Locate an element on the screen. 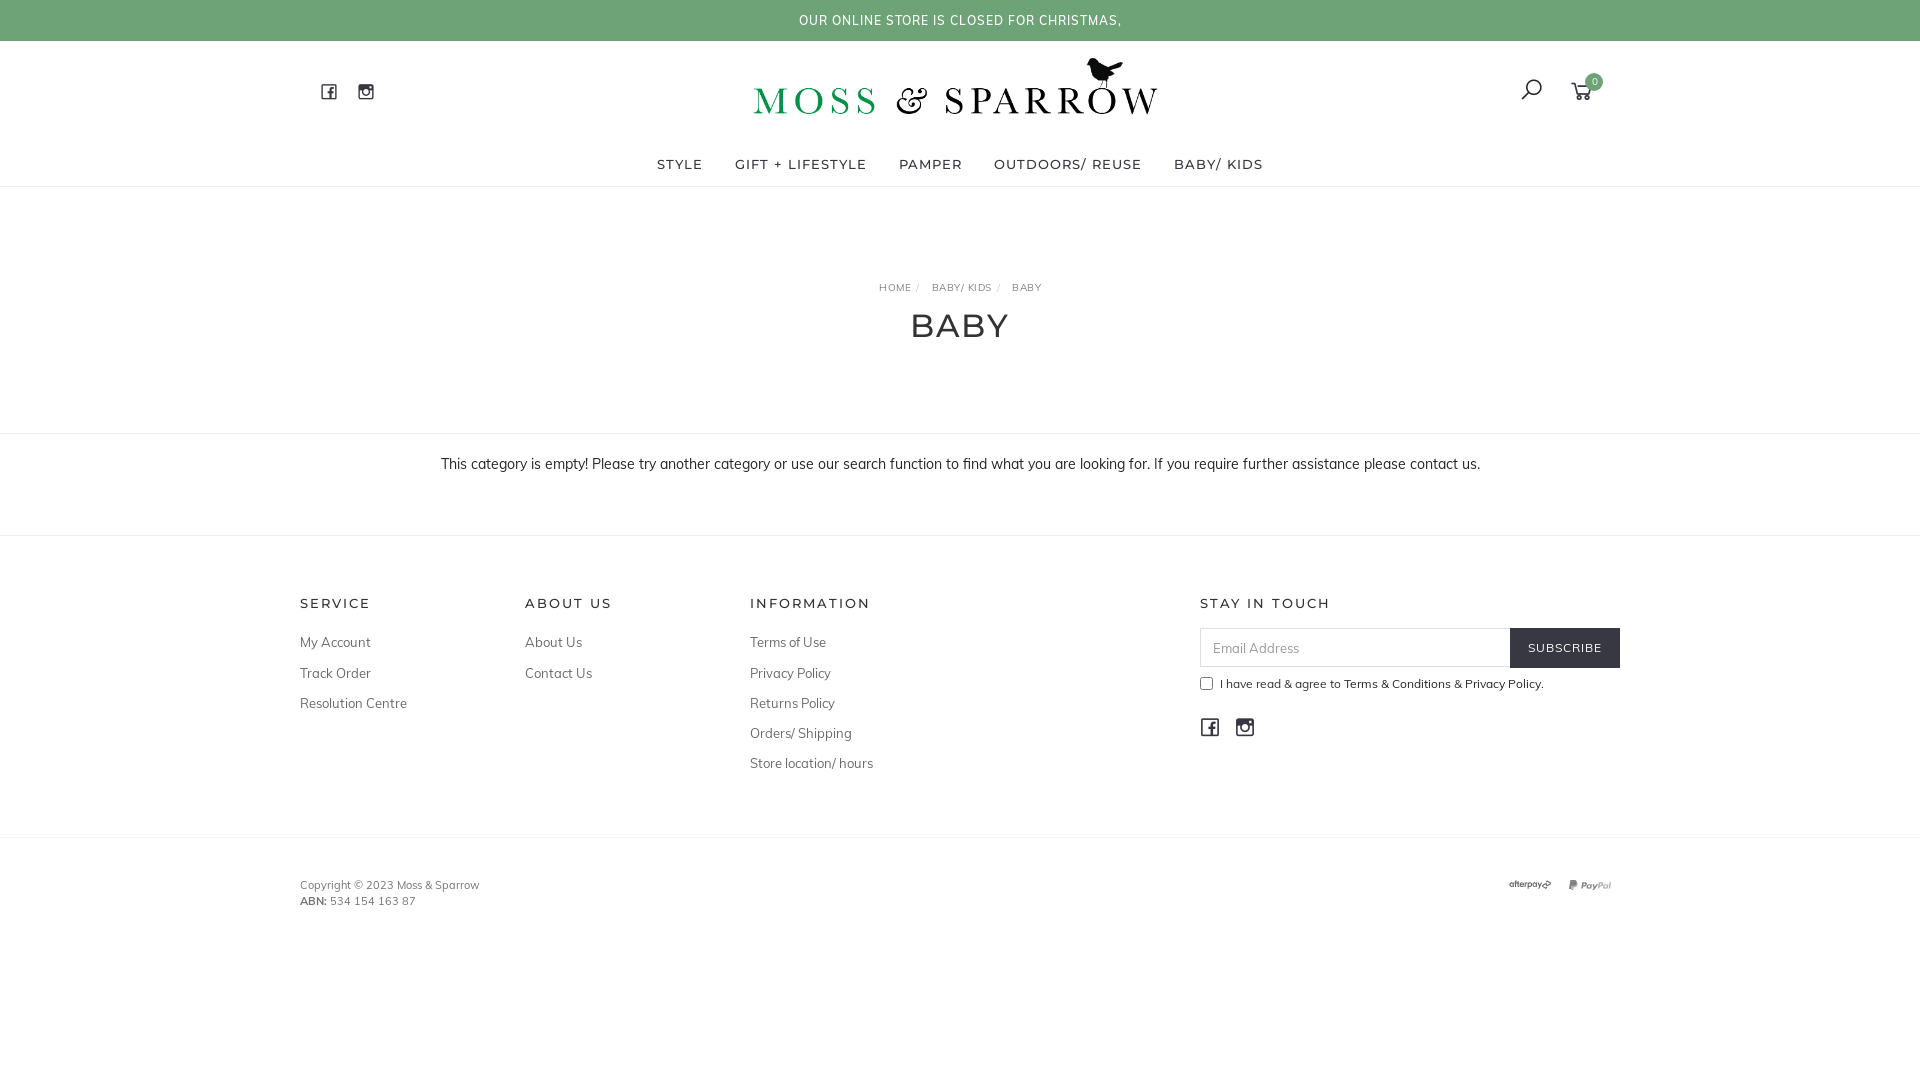  'BABY/ KIDS' is located at coordinates (961, 287).